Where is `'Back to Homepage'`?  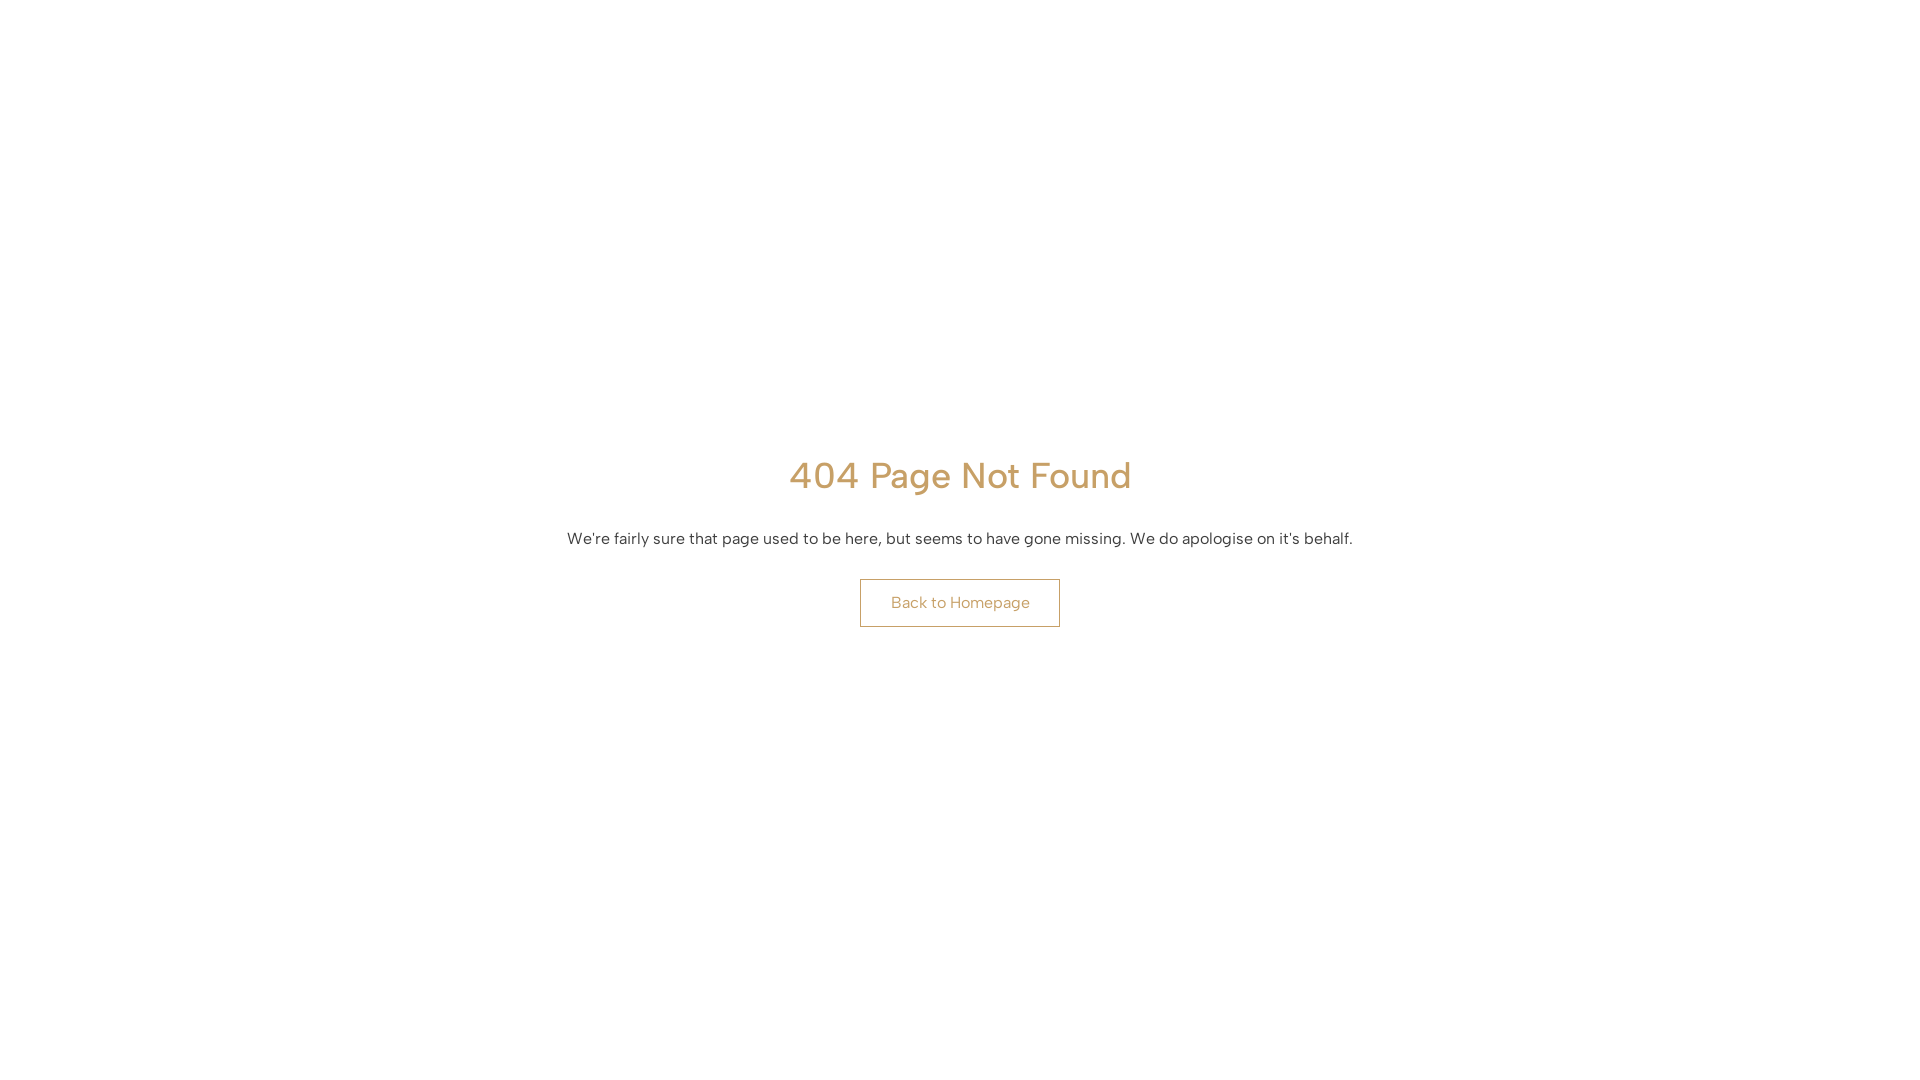 'Back to Homepage' is located at coordinates (960, 601).